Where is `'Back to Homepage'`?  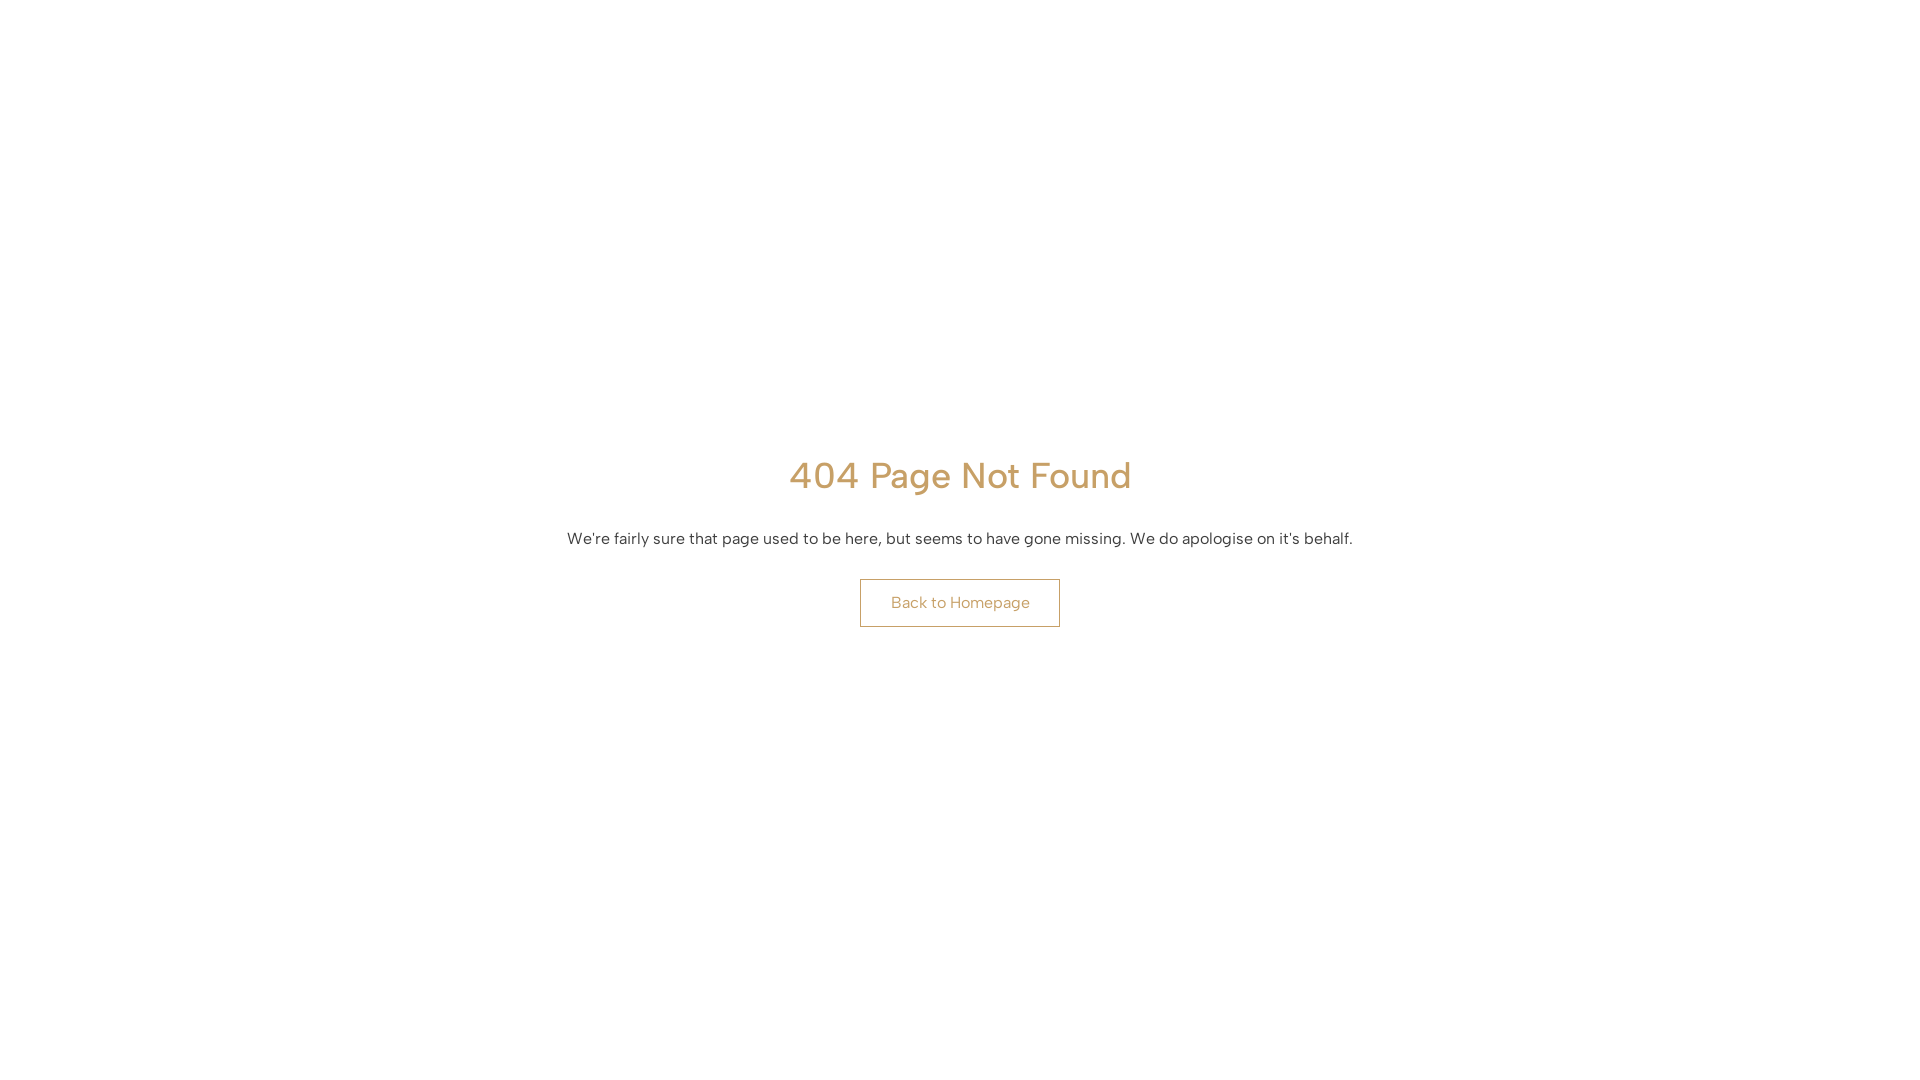 'Back to Homepage' is located at coordinates (960, 601).